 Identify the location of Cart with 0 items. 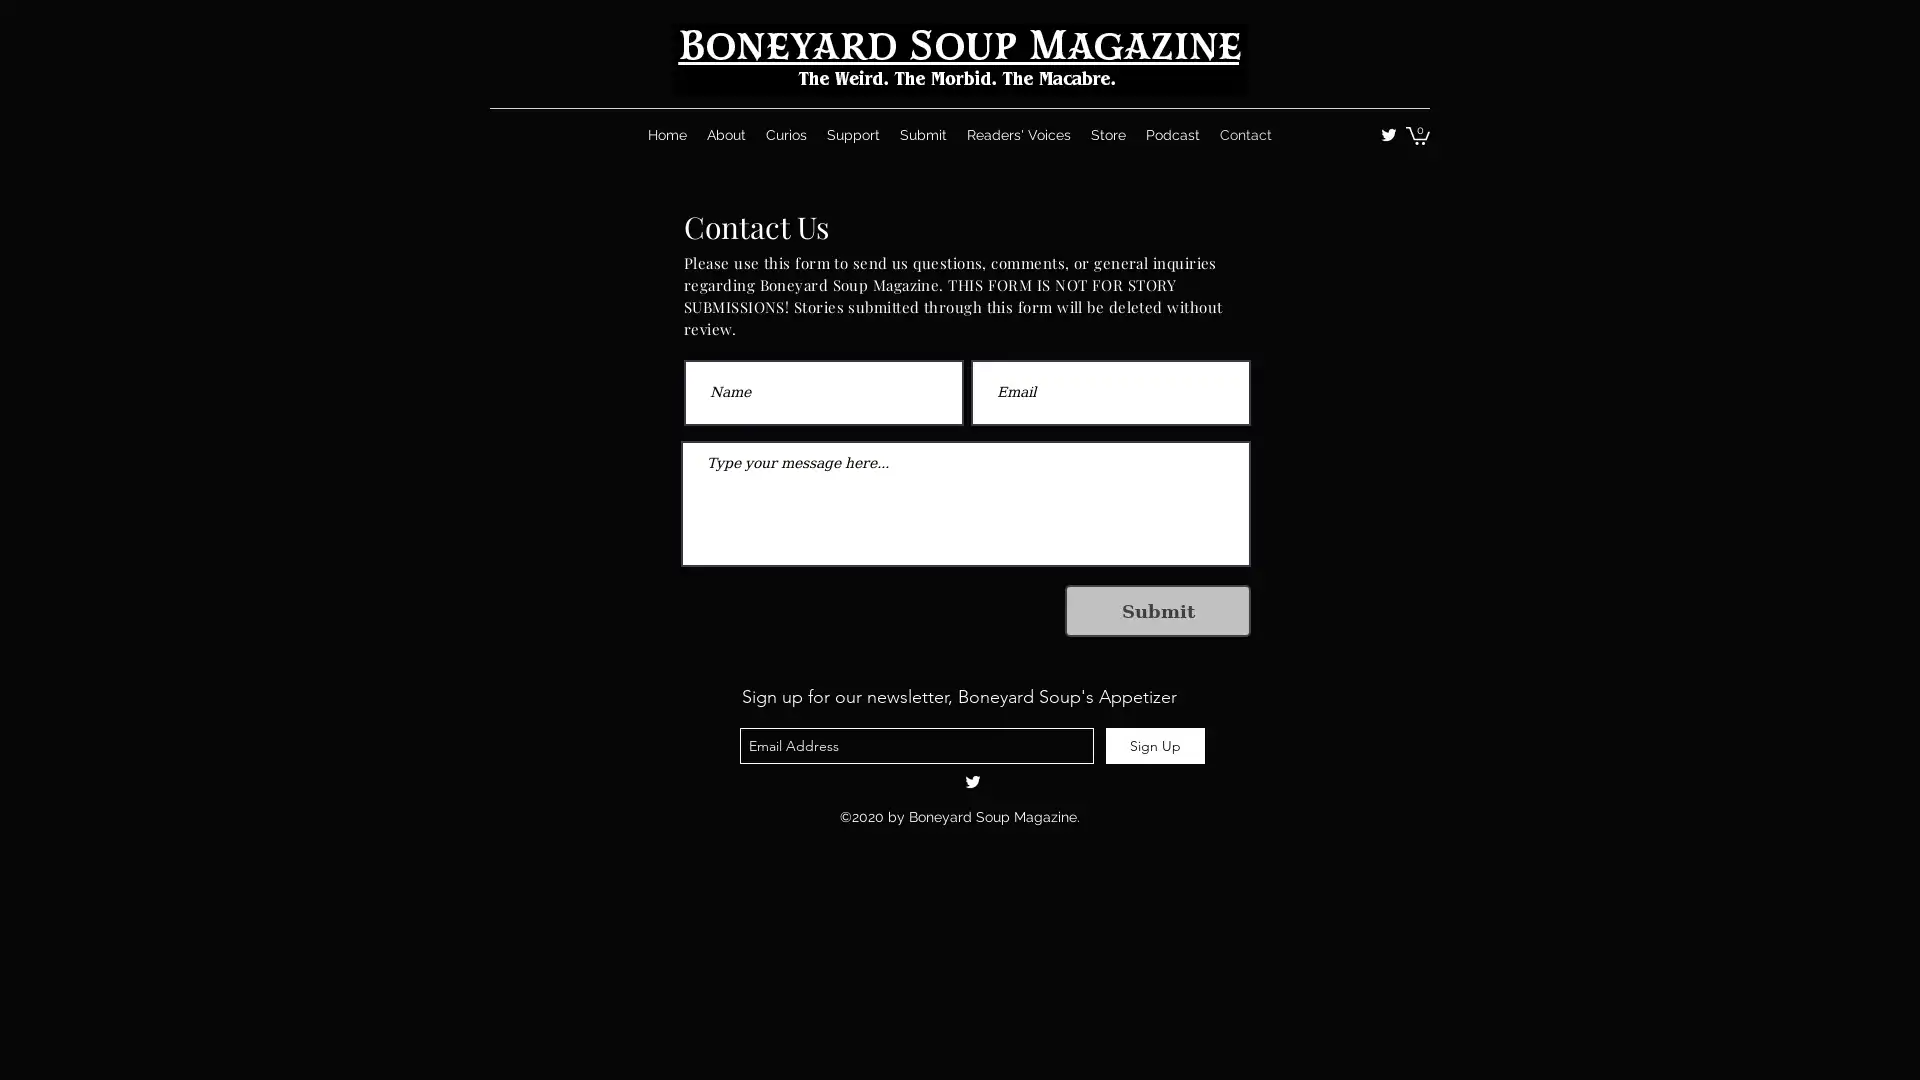
(1416, 135).